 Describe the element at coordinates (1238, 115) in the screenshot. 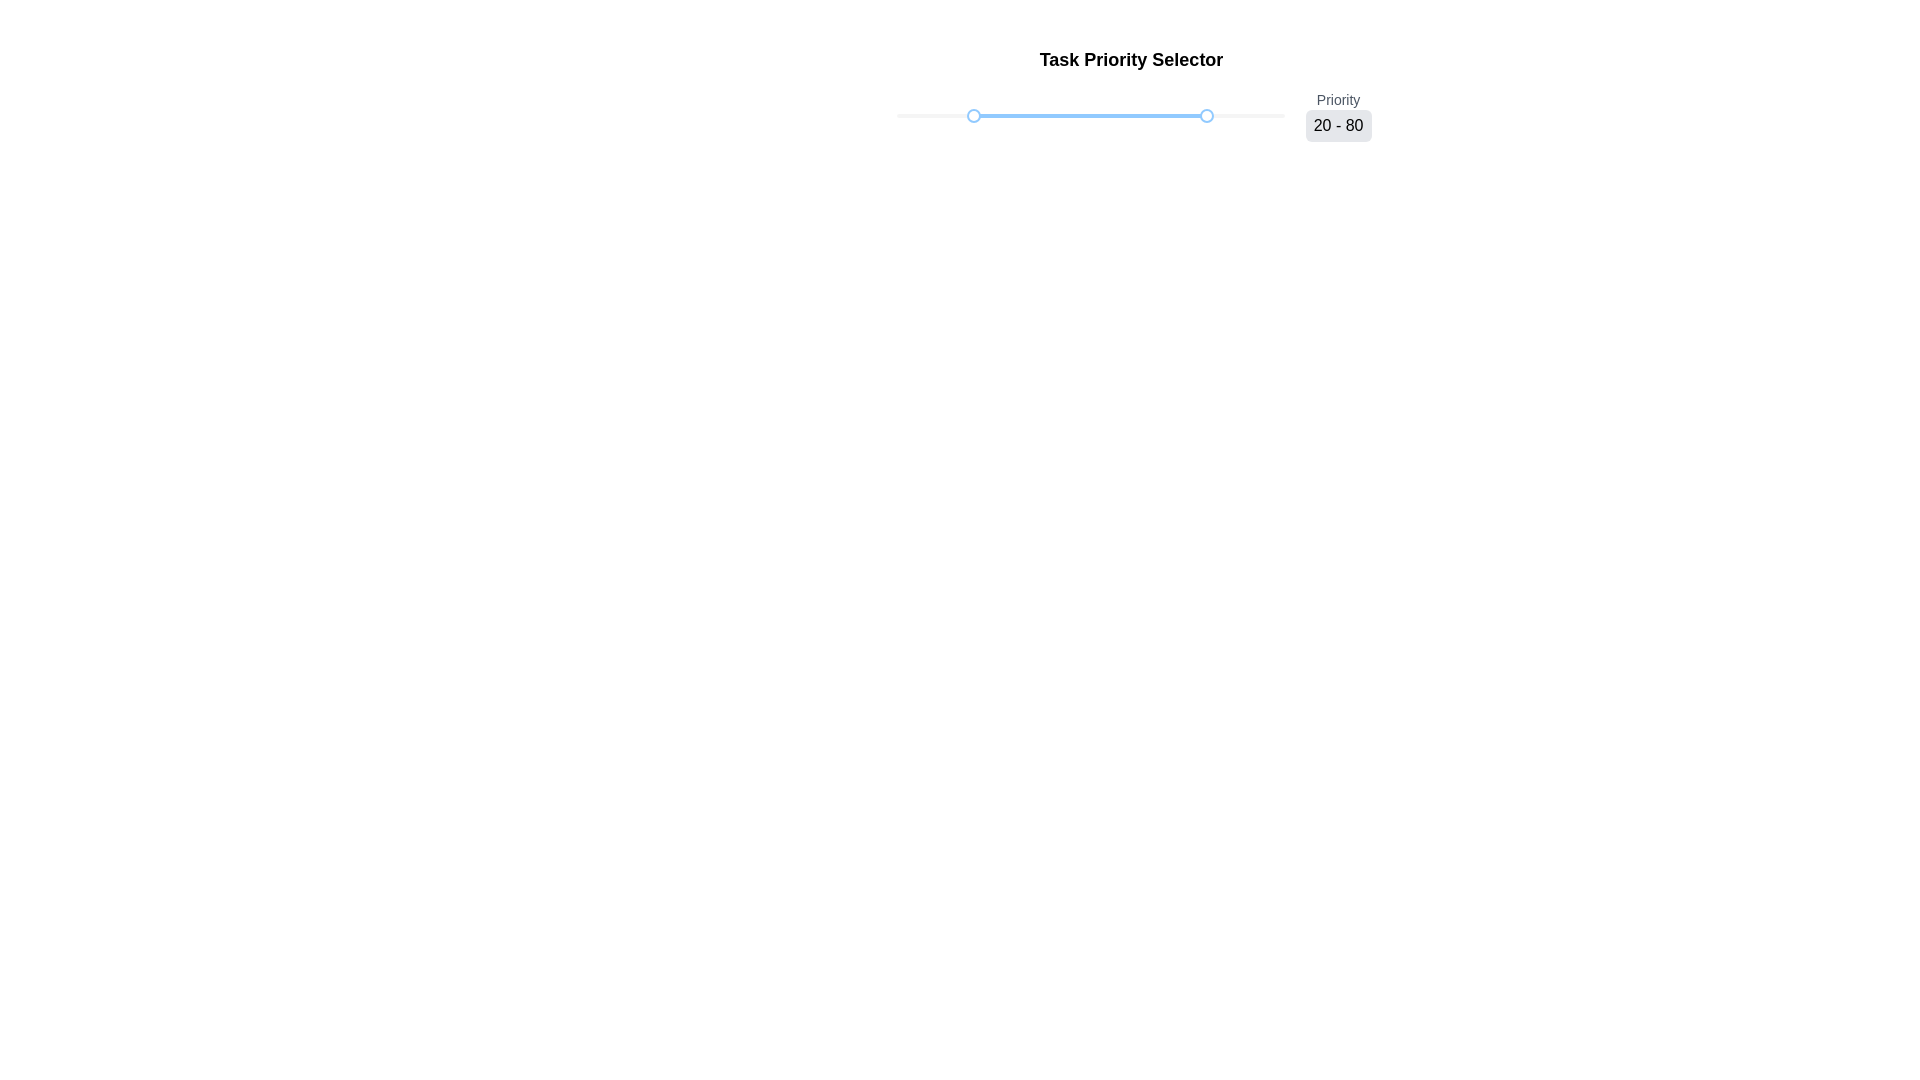

I see `the priority slider` at that location.